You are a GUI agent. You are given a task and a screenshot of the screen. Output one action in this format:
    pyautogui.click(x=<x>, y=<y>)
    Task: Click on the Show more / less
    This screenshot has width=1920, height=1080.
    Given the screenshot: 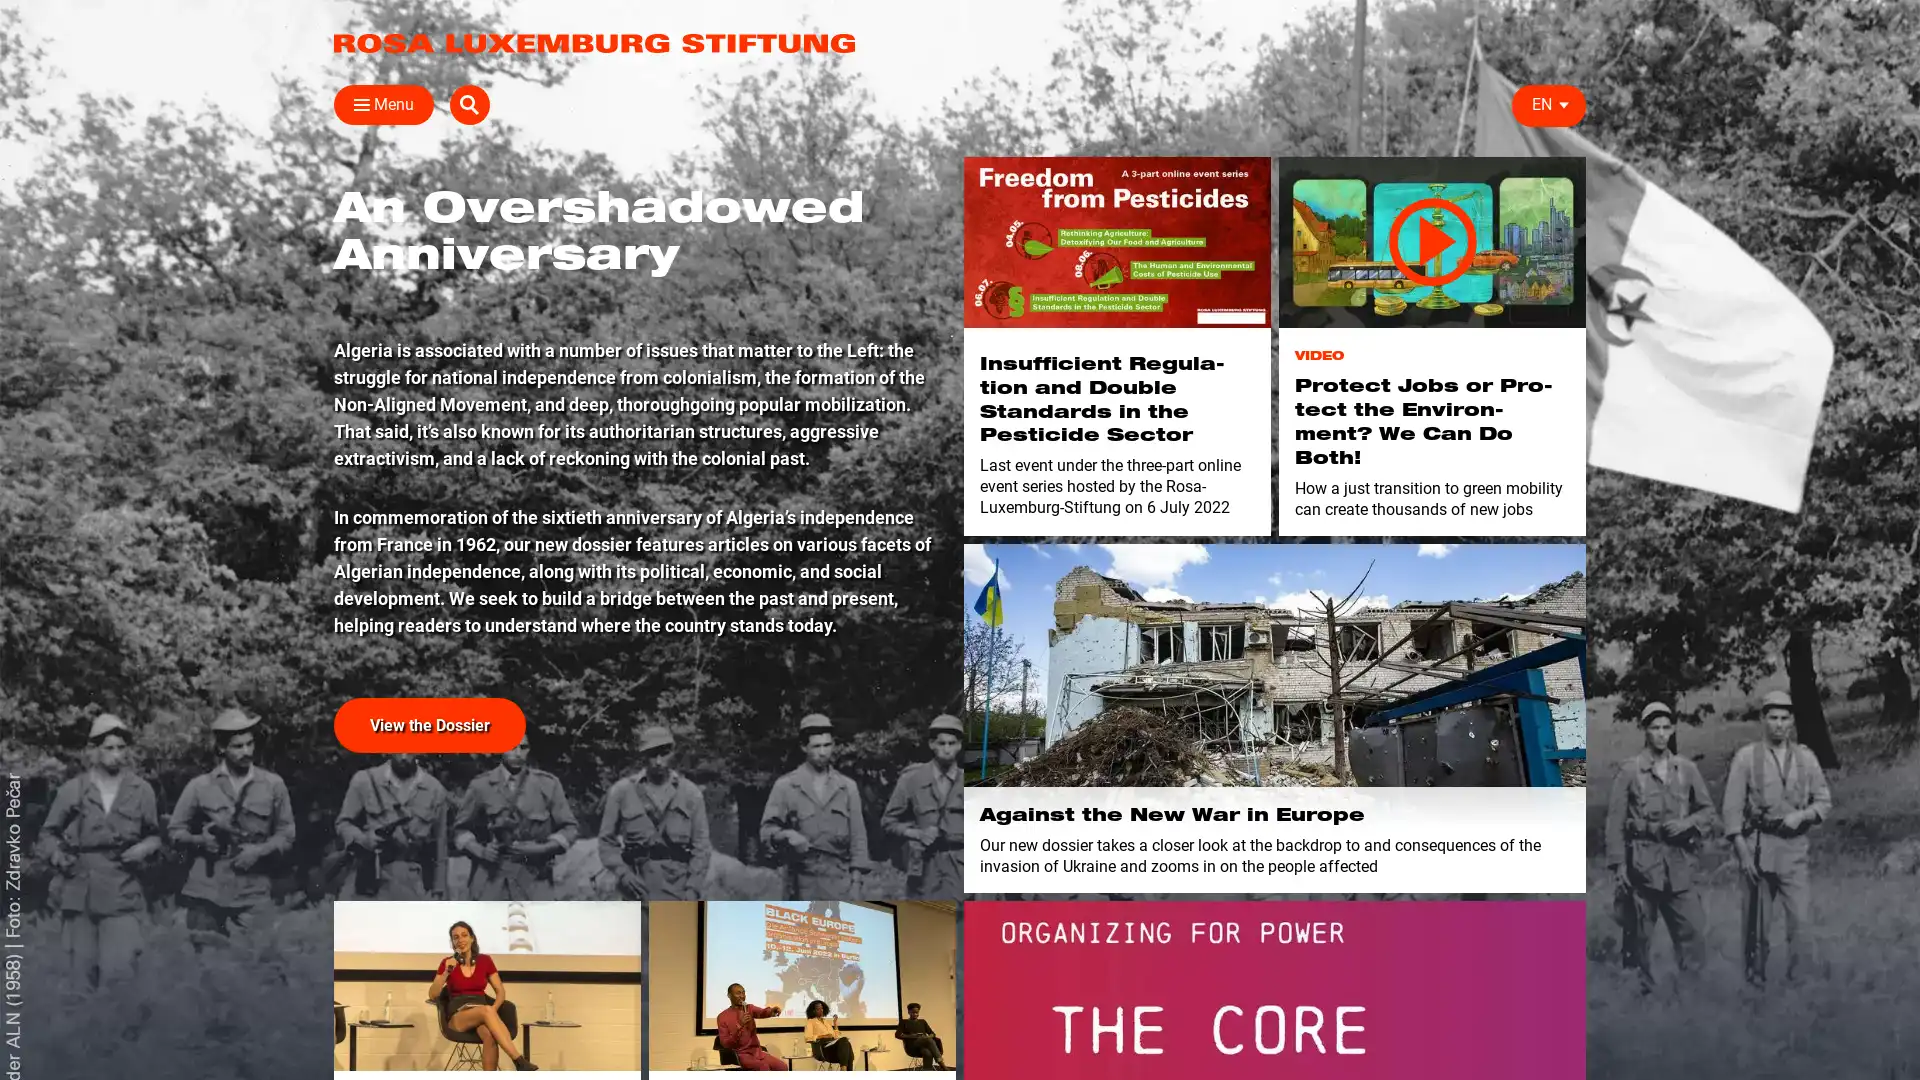 What is the action you would take?
    pyautogui.click(x=637, y=300)
    